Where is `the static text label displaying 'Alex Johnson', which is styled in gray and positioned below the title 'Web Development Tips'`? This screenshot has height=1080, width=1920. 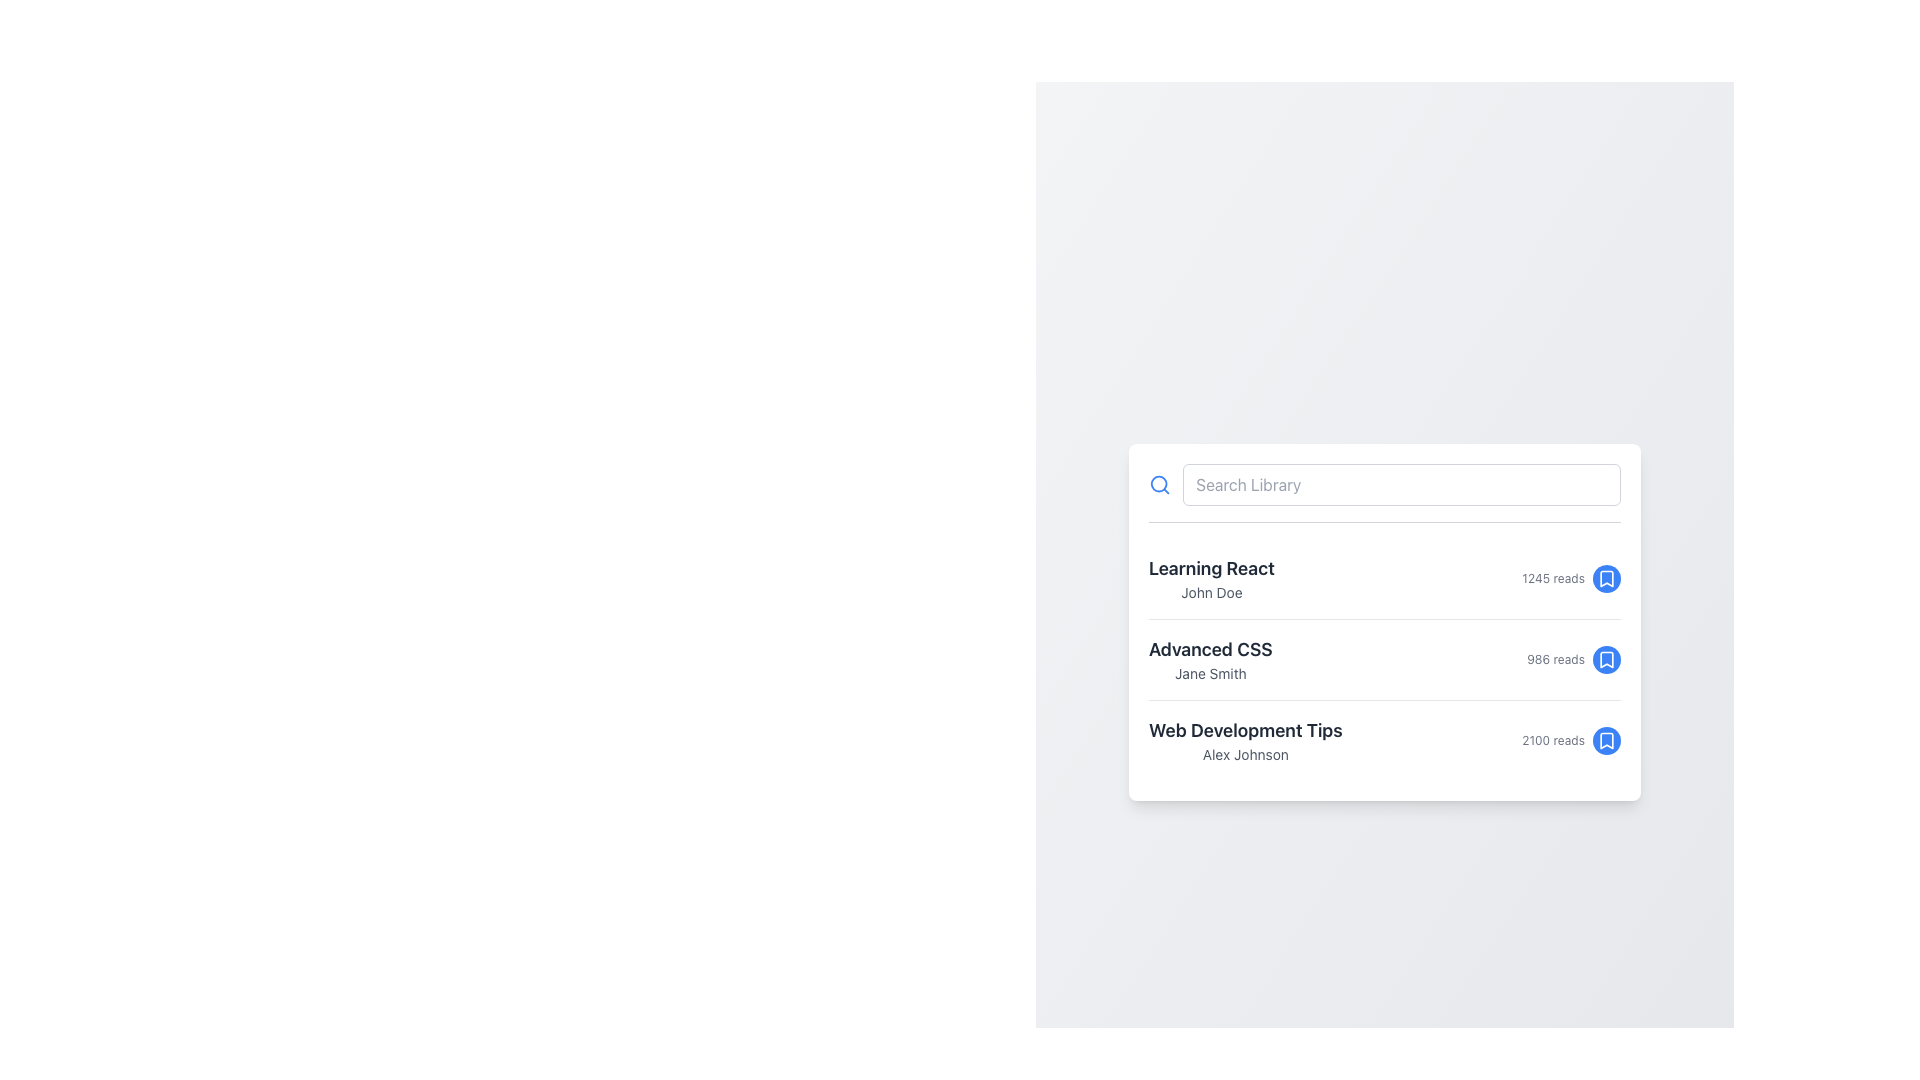 the static text label displaying 'Alex Johnson', which is styled in gray and positioned below the title 'Web Development Tips' is located at coordinates (1244, 754).